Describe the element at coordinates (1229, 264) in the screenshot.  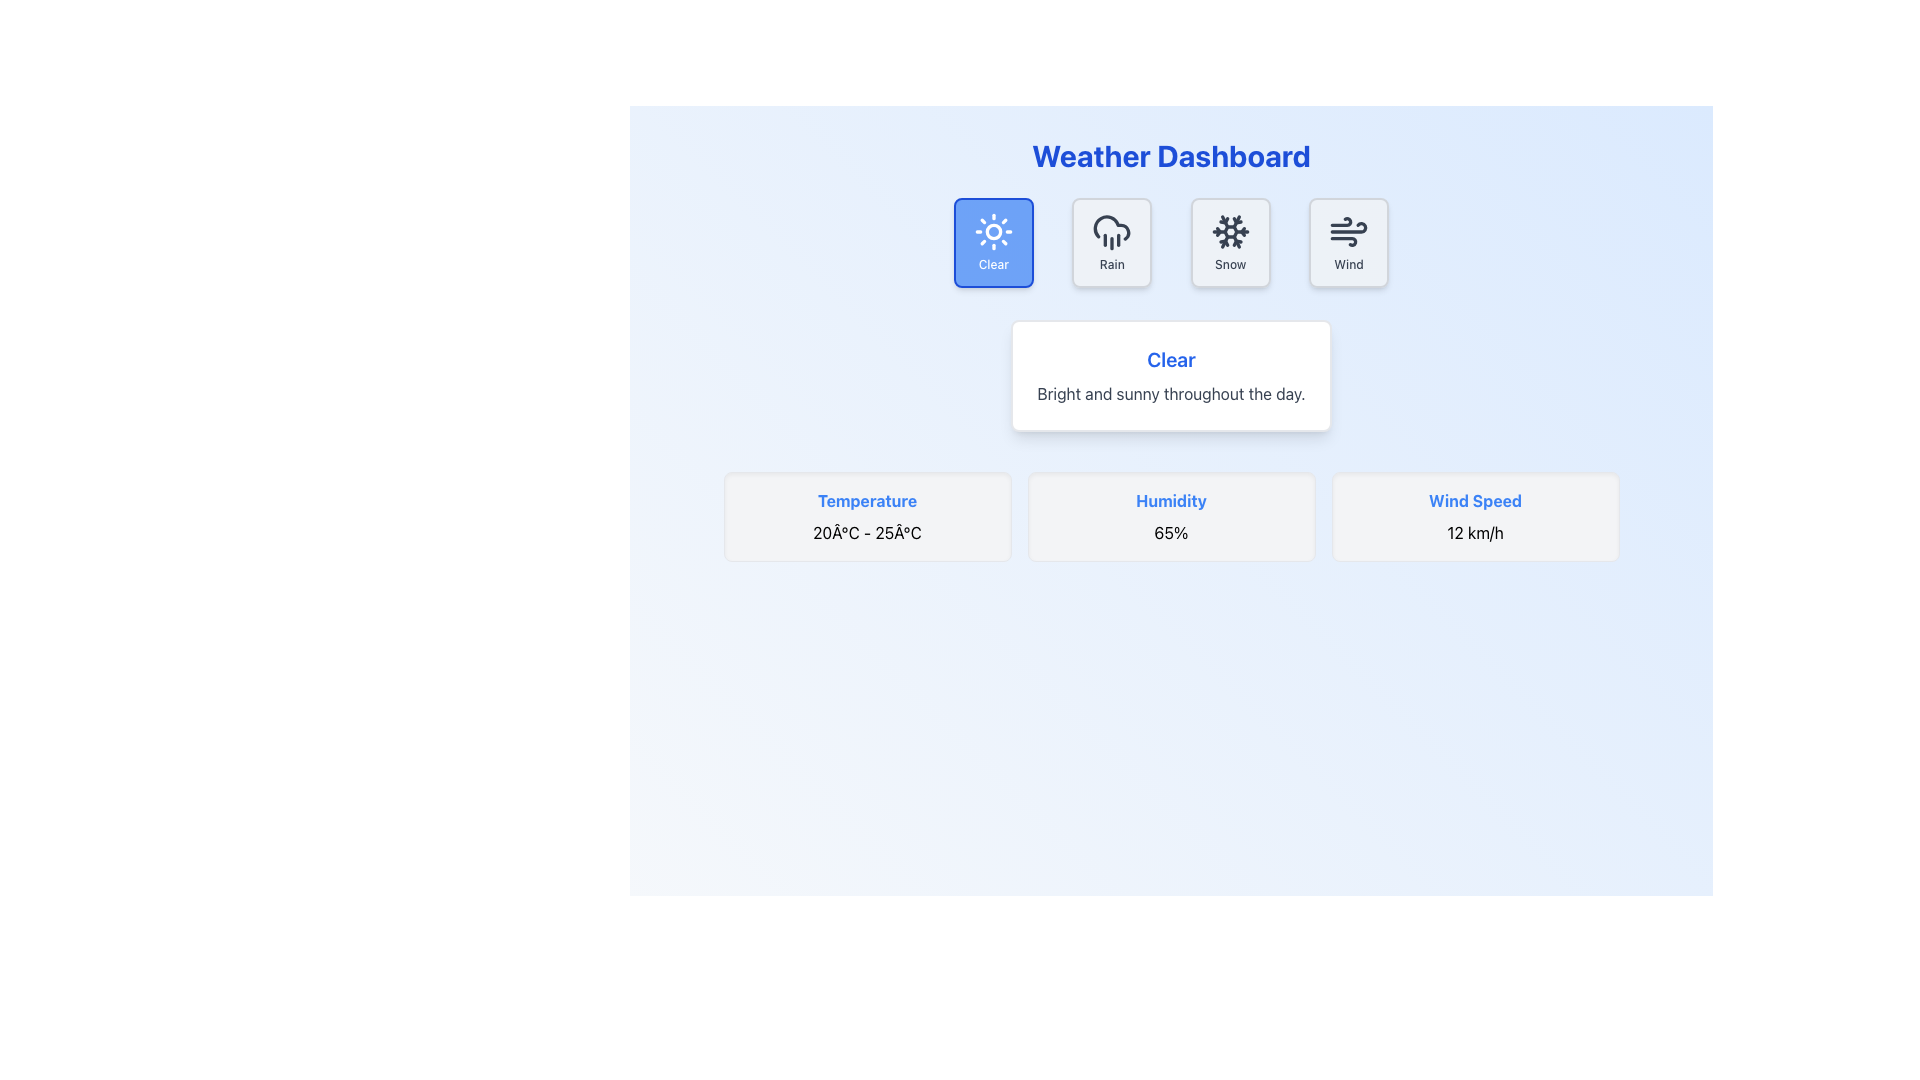
I see `text label that describes the weather condition 'Snow', located in the third column of the weather condition selector, below the snowflake icon` at that location.